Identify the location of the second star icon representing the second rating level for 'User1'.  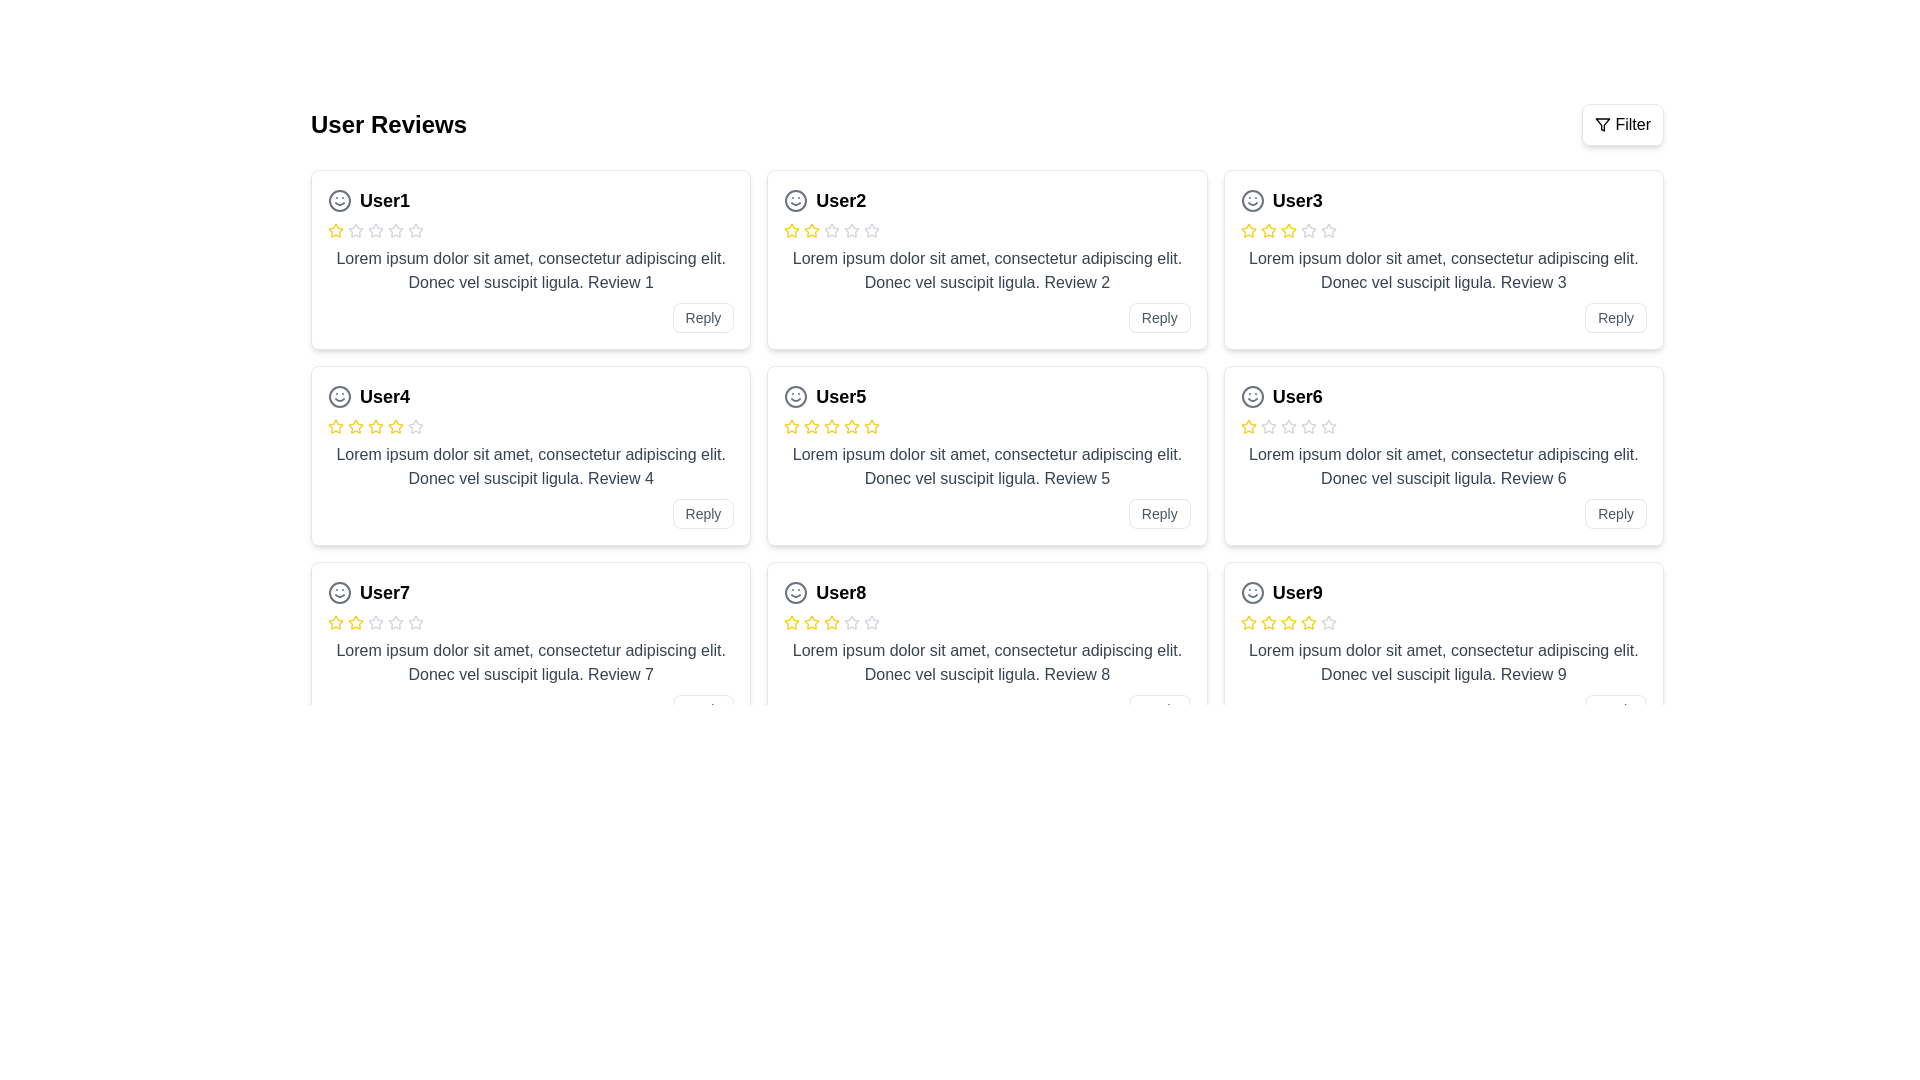
(375, 229).